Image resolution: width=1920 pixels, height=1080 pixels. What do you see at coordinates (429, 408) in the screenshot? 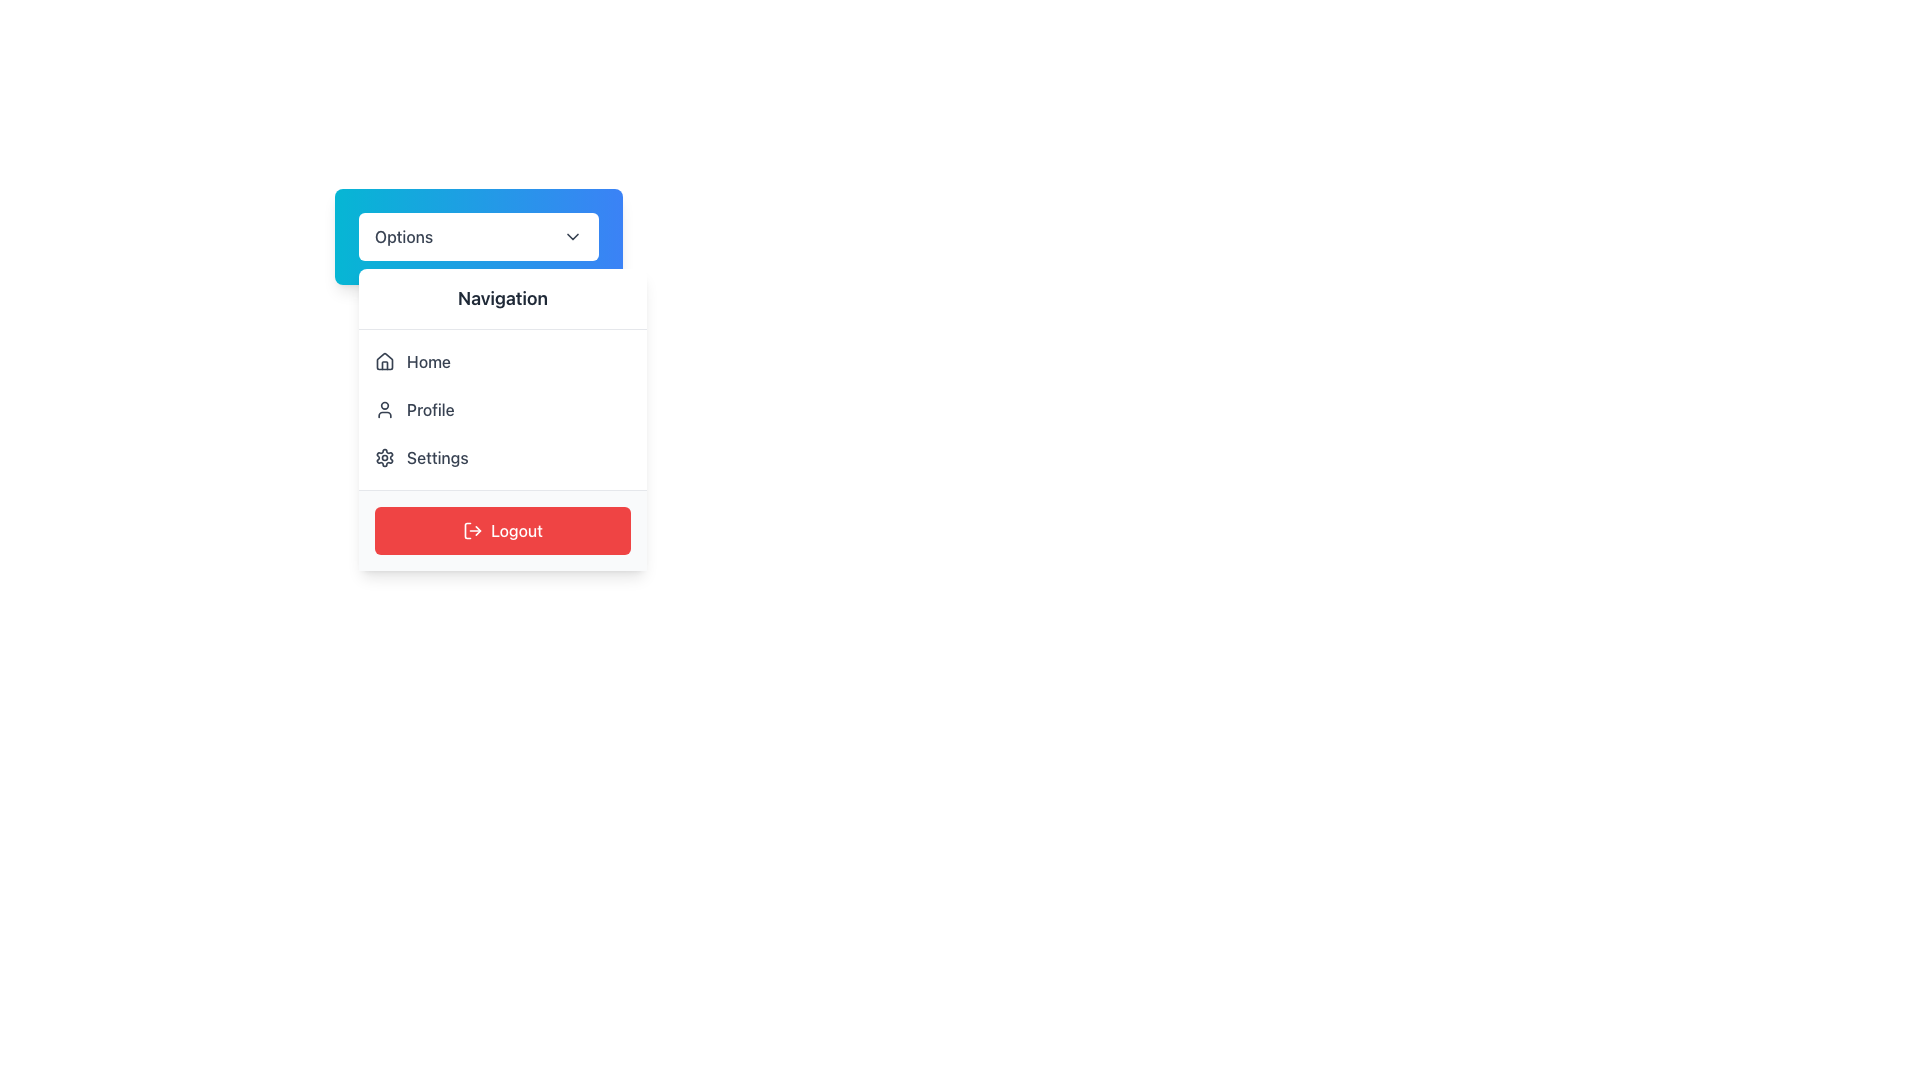
I see `the 'Profile' text label, which is the middle option in a vertical menu aligned to the right of a user icon` at bounding box center [429, 408].